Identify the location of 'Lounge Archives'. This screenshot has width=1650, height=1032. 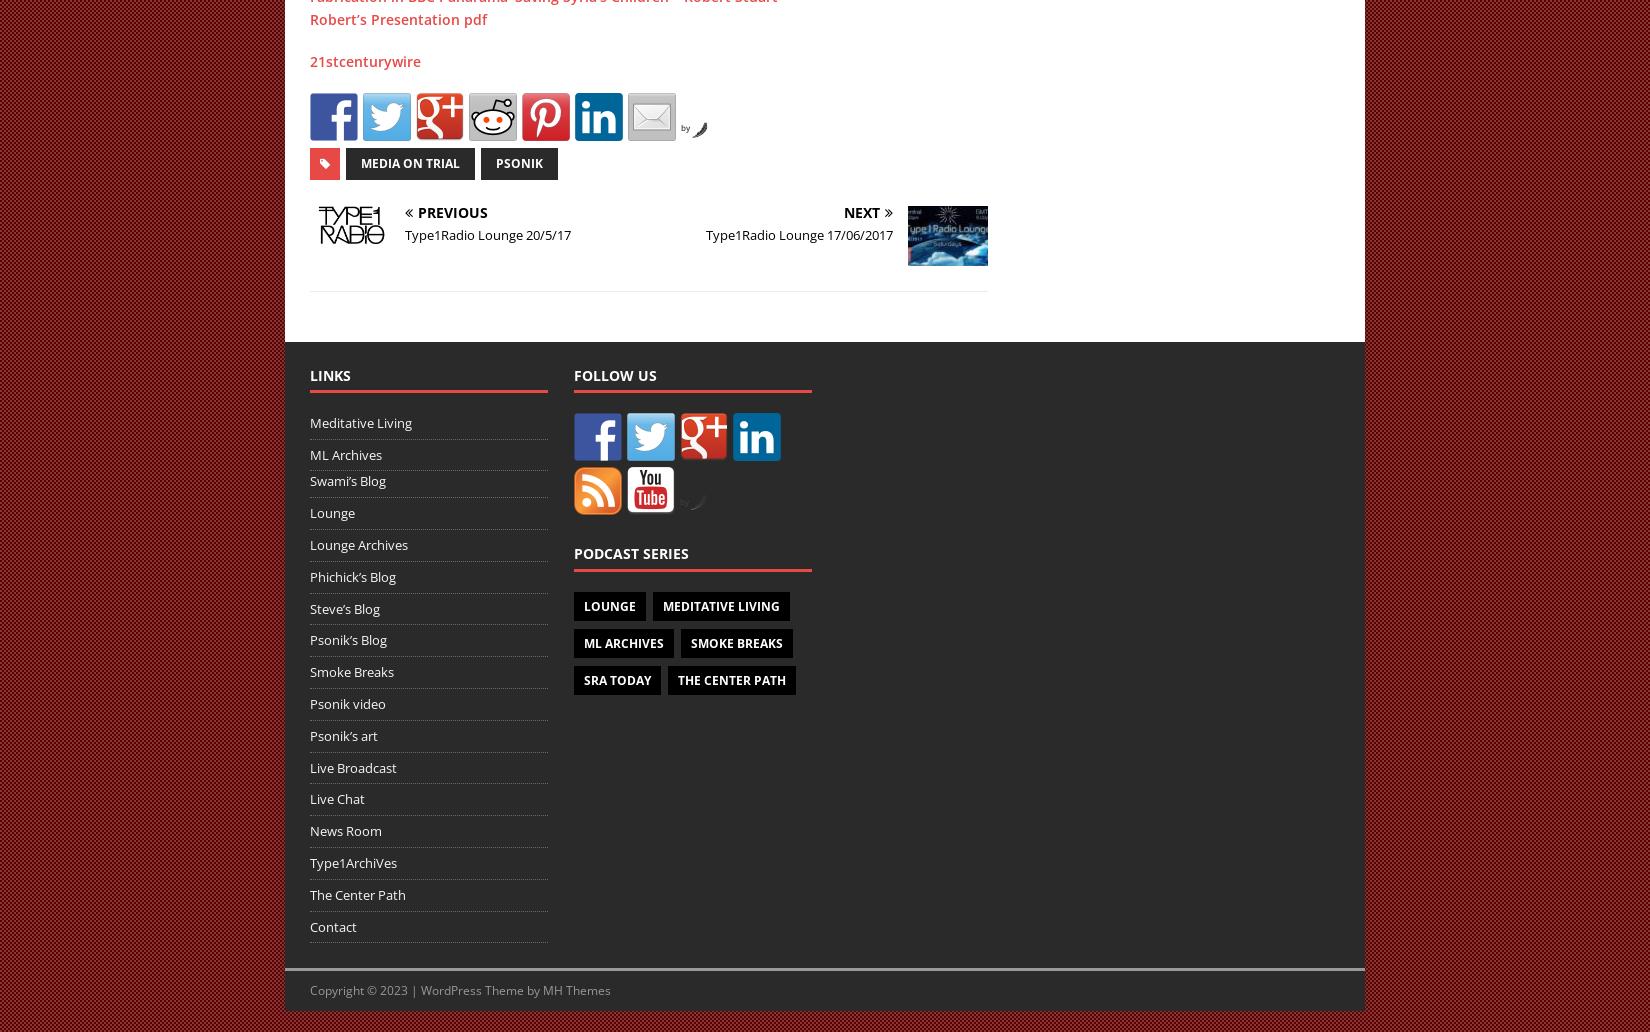
(359, 544).